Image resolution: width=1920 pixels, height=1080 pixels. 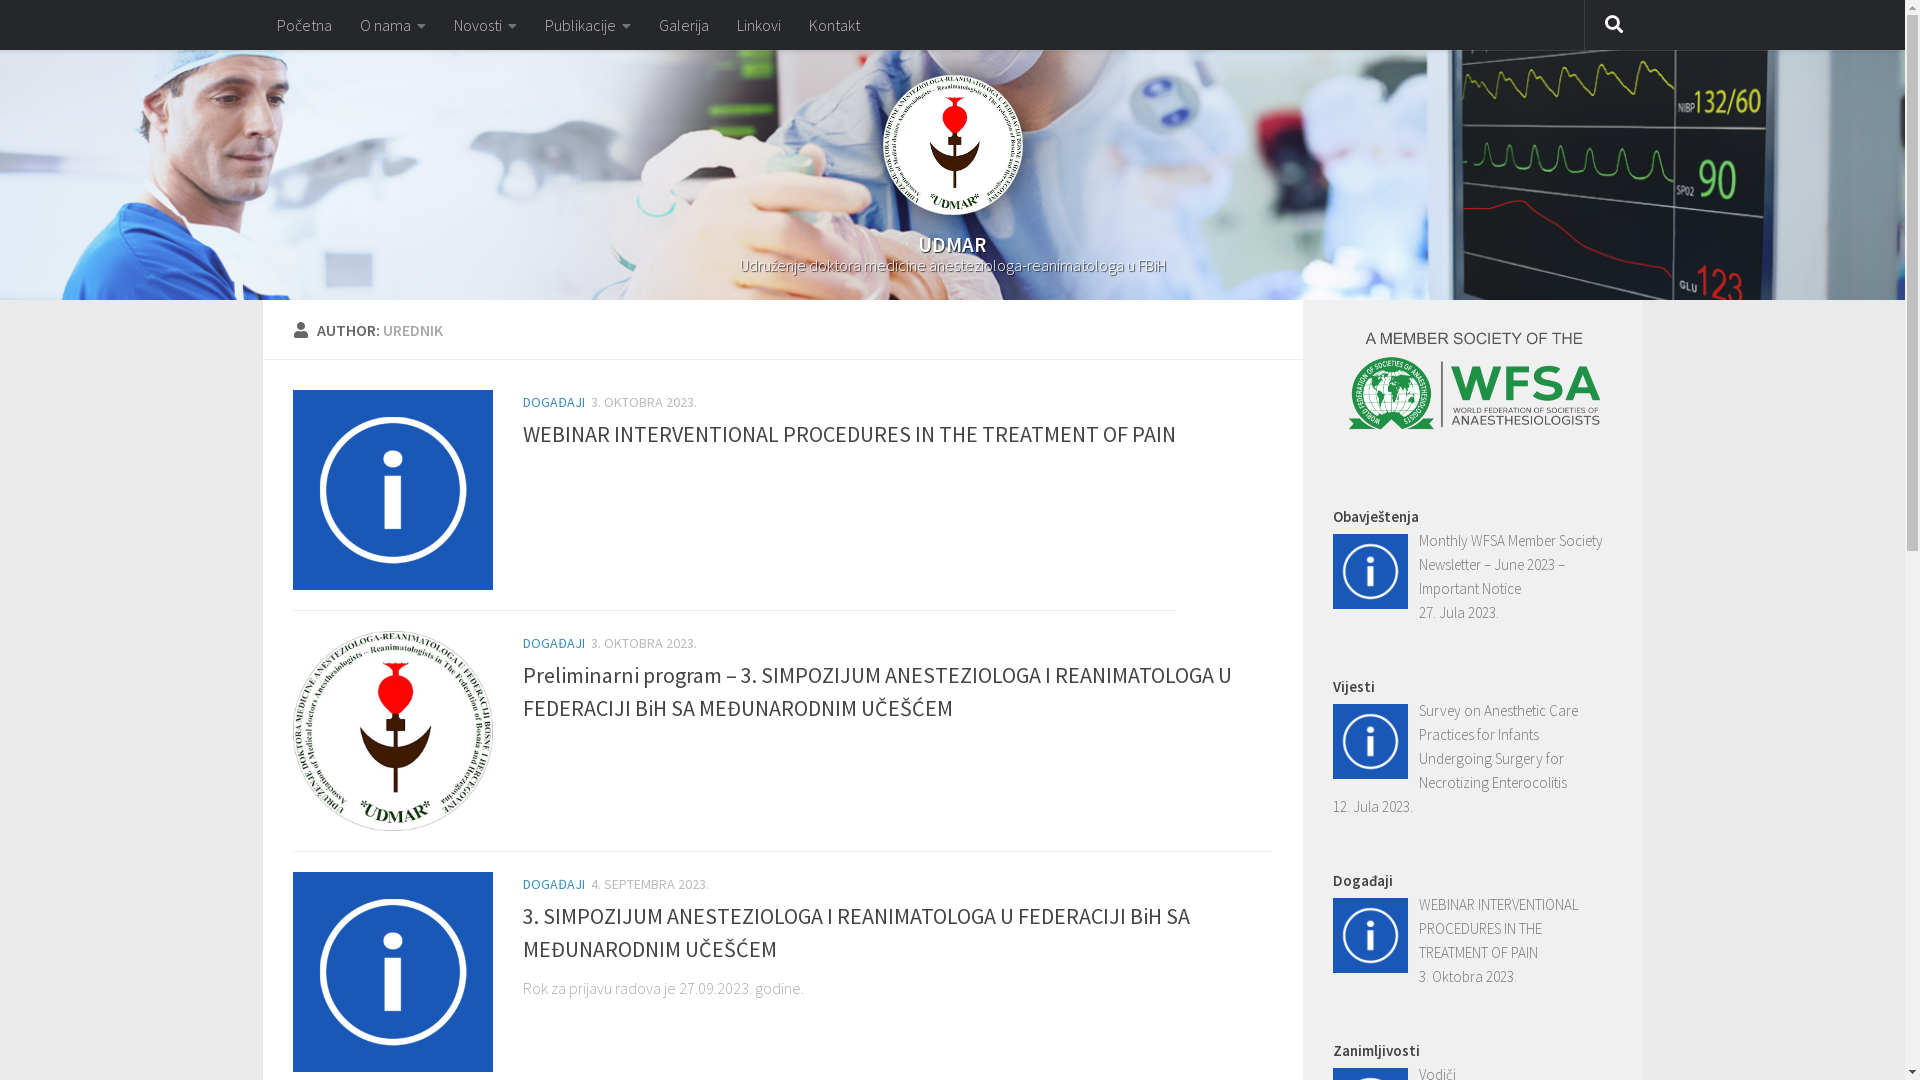 I want to click on 'O nama', so click(x=393, y=24).